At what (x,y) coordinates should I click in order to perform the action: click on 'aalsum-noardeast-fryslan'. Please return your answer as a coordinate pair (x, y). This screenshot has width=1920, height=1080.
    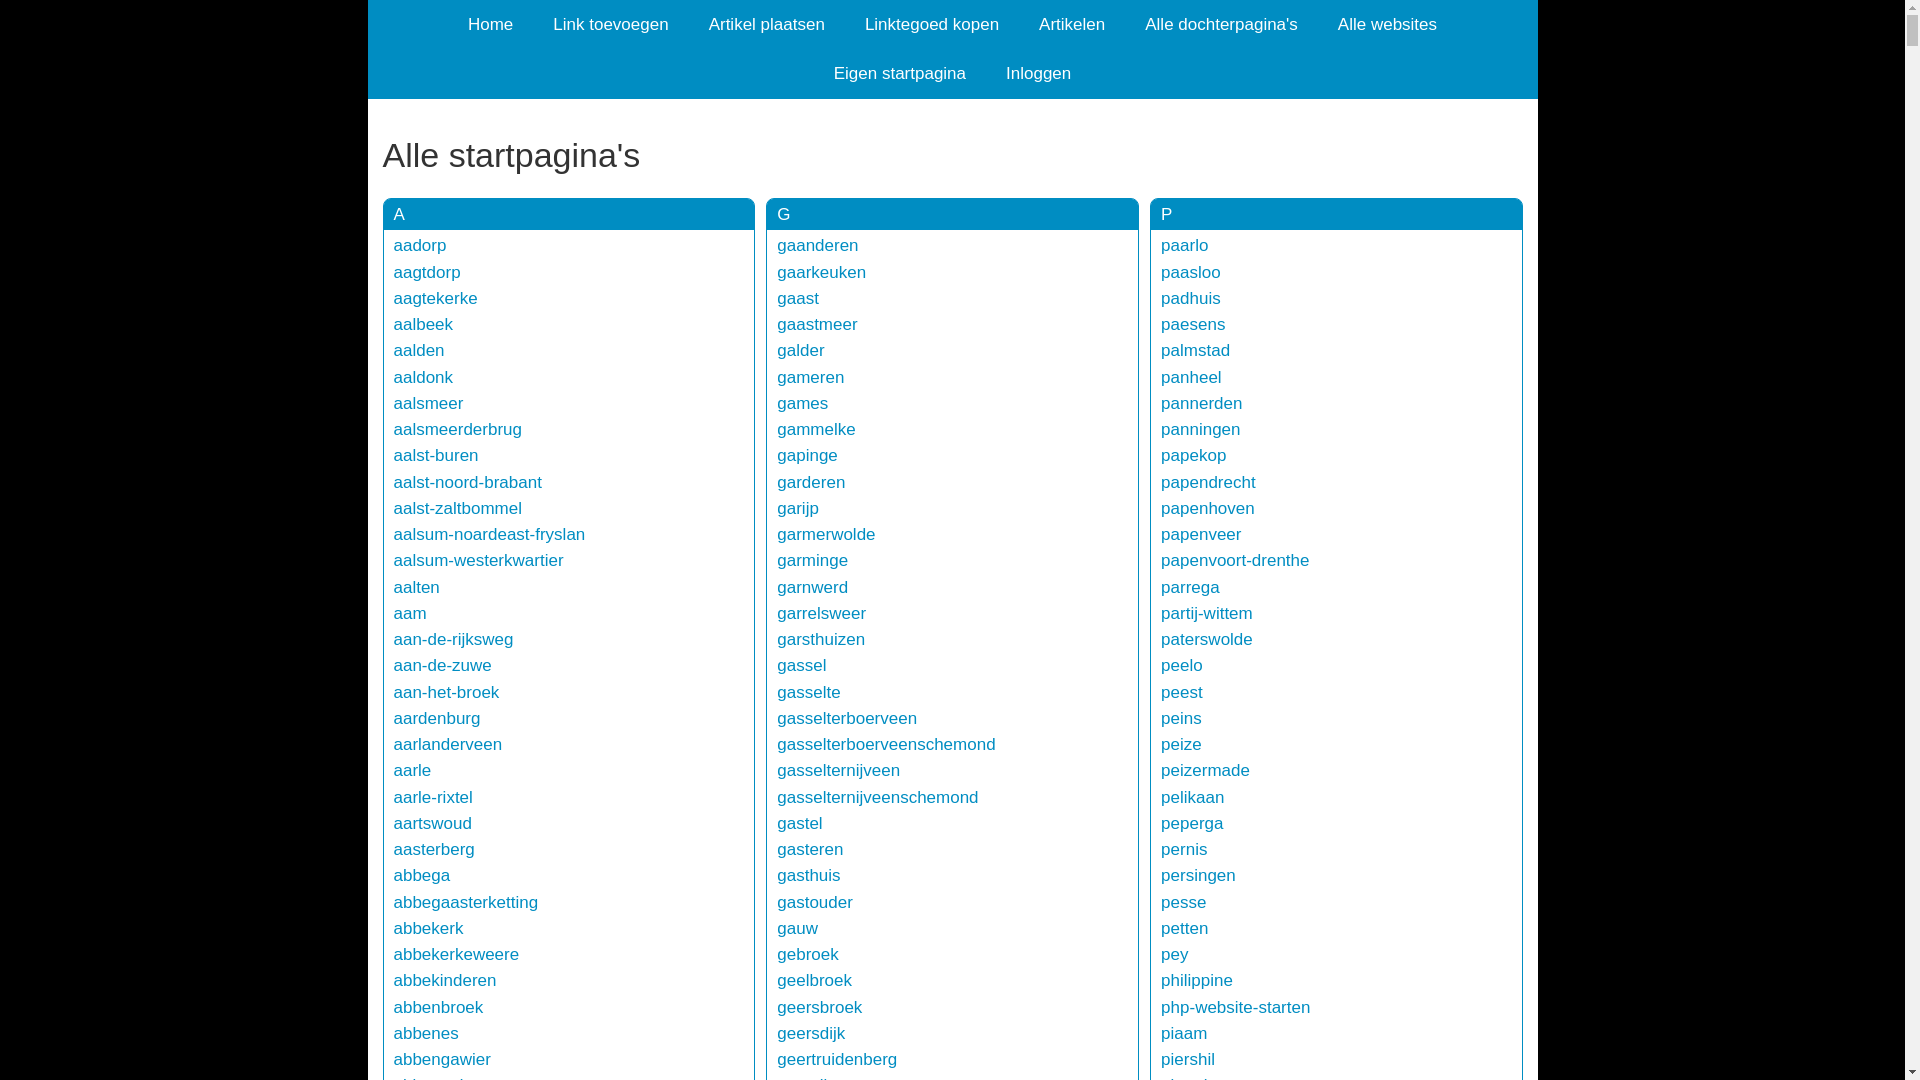
    Looking at the image, I should click on (489, 533).